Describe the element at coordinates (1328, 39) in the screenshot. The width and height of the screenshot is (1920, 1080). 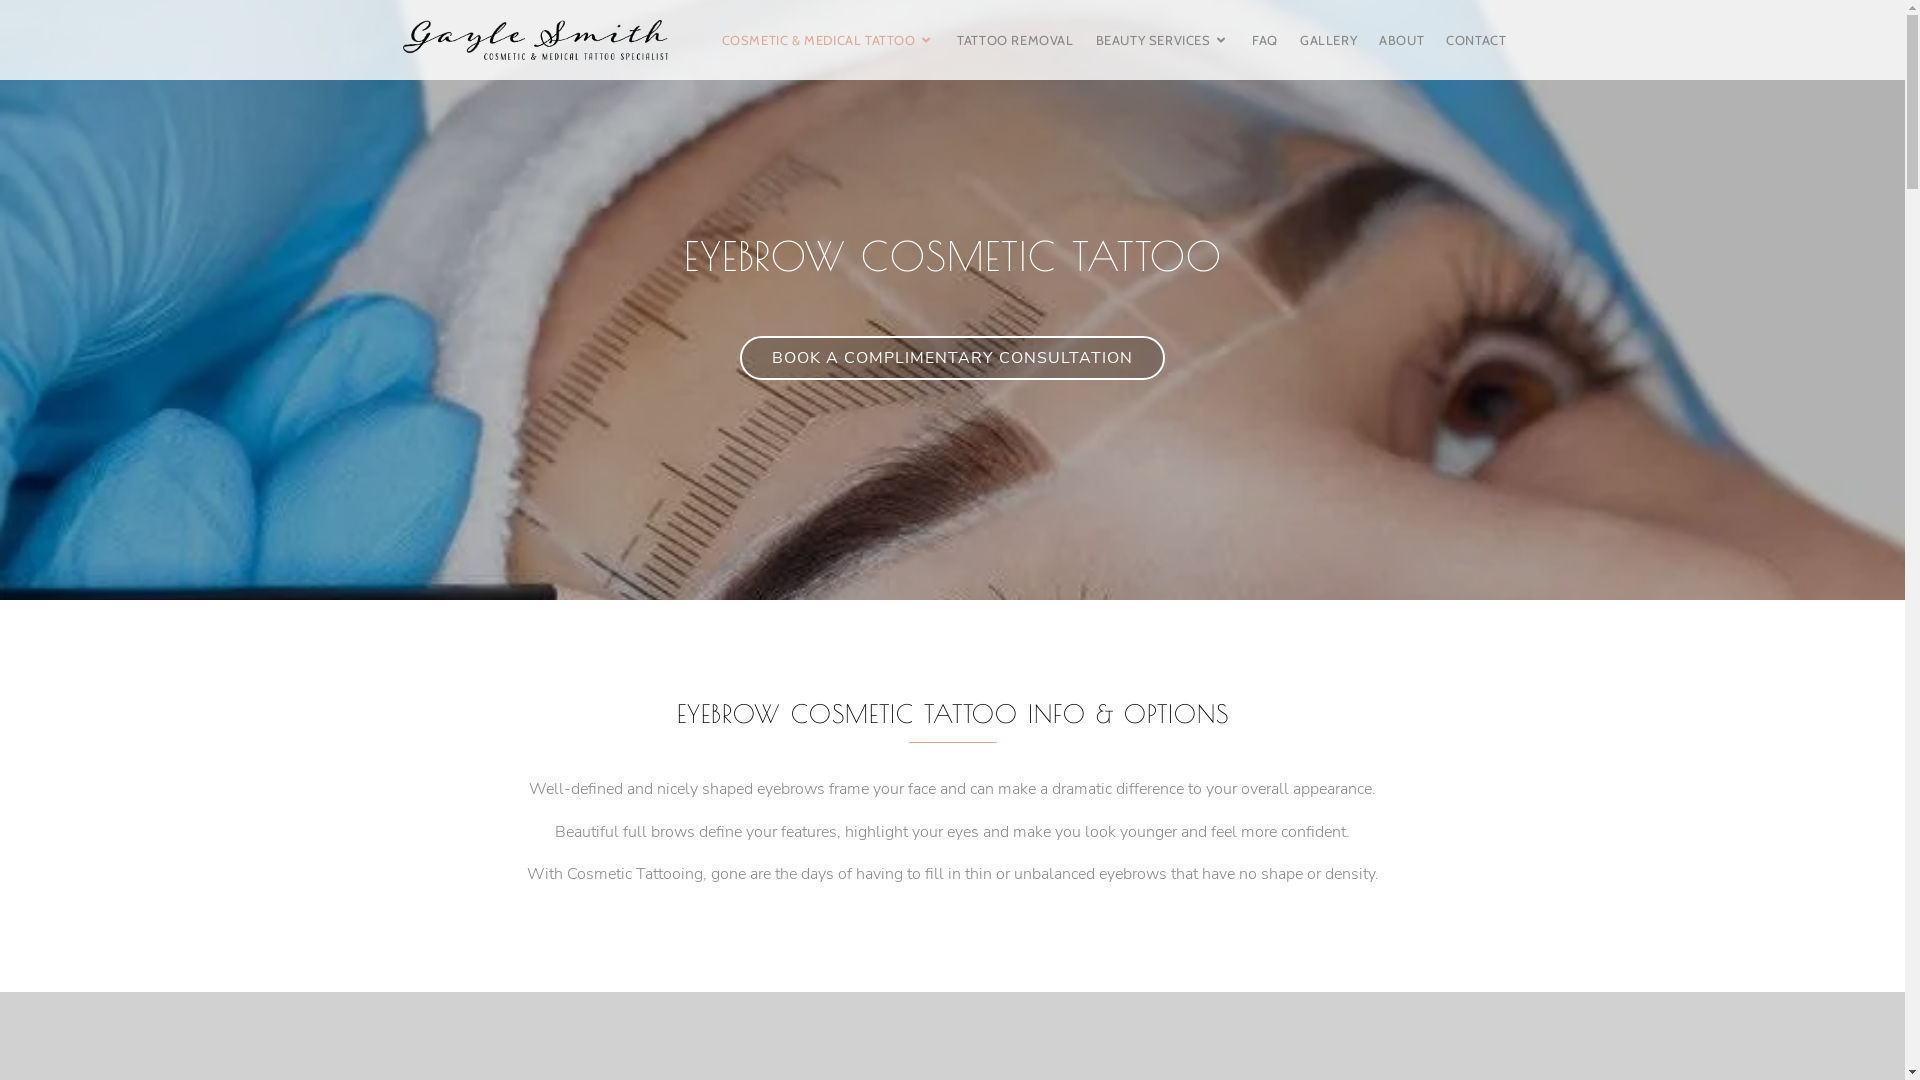
I see `'GALLERY'` at that location.